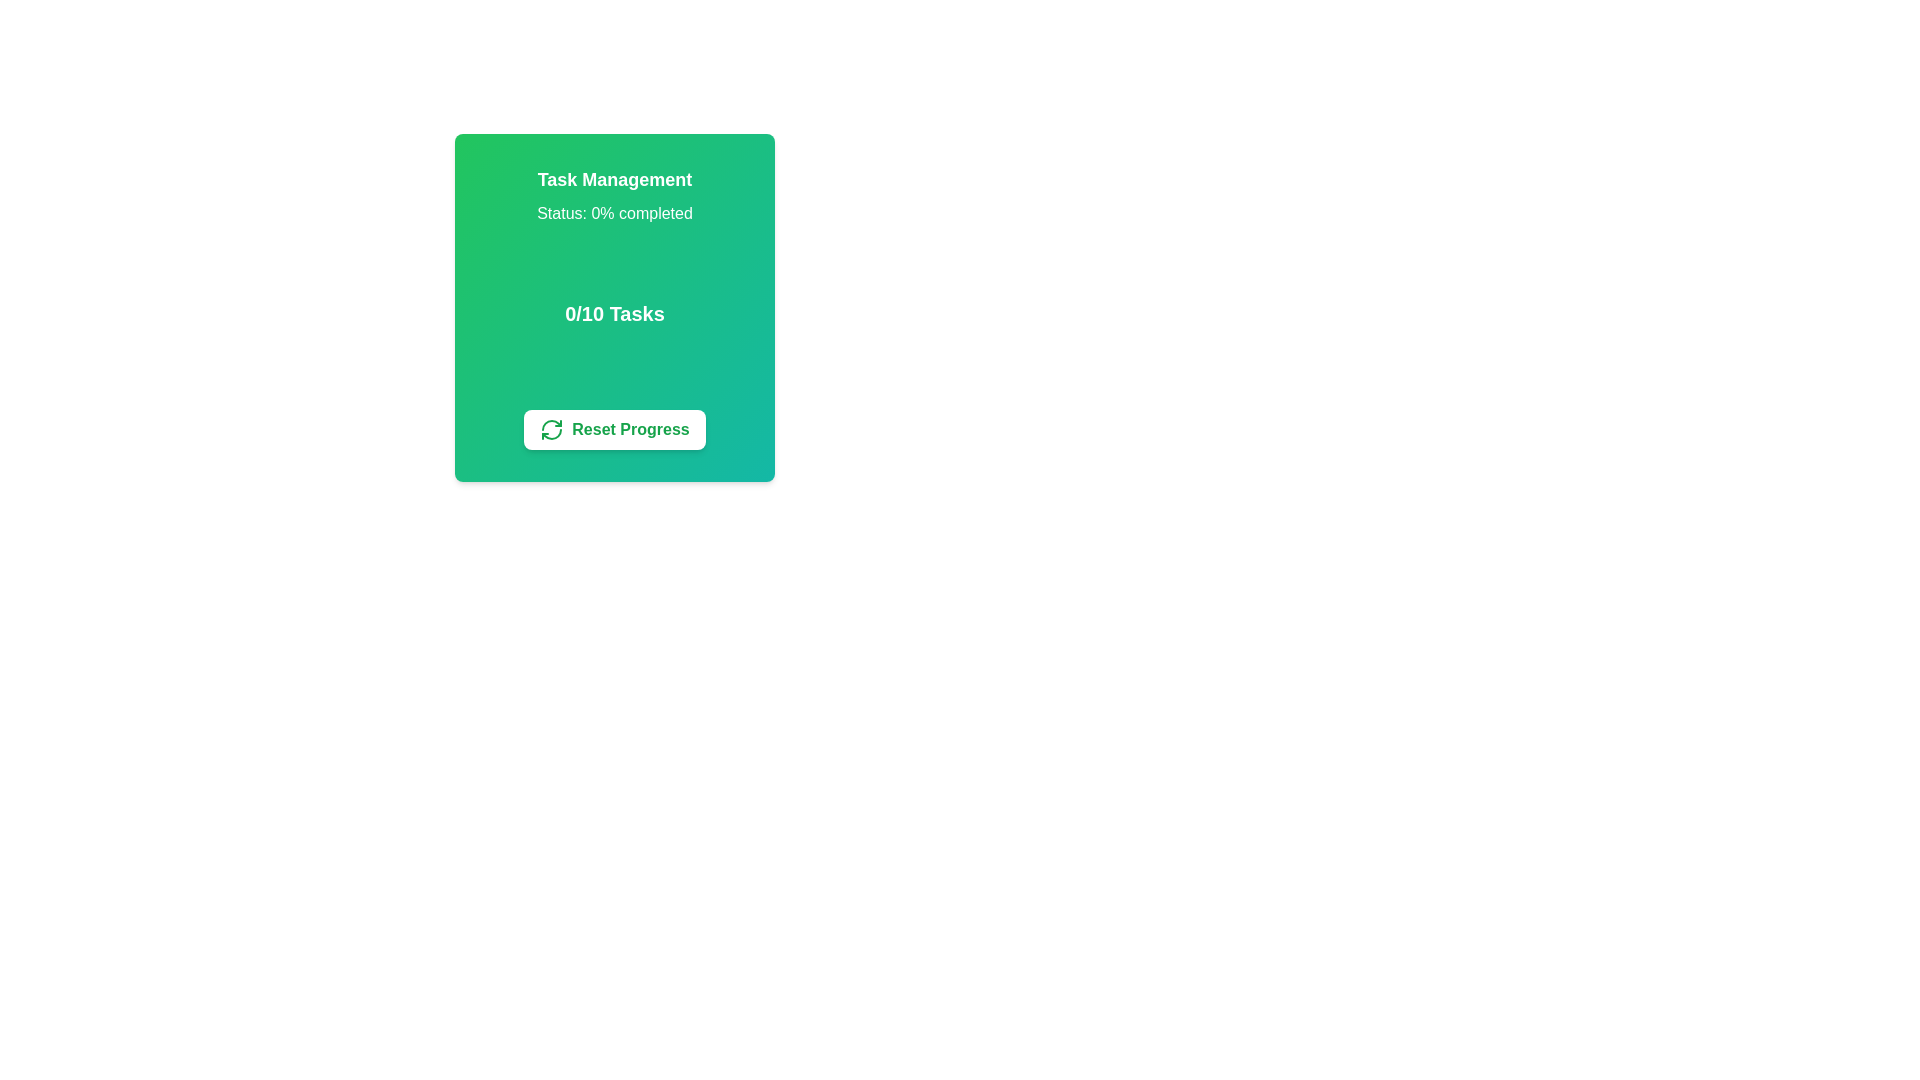  Describe the element at coordinates (613, 313) in the screenshot. I see `the Static Text Label that indicates the current completion status of a task list, located beneath the text 'Status: 0% completed' and above the 'Reset Progress' button` at that location.